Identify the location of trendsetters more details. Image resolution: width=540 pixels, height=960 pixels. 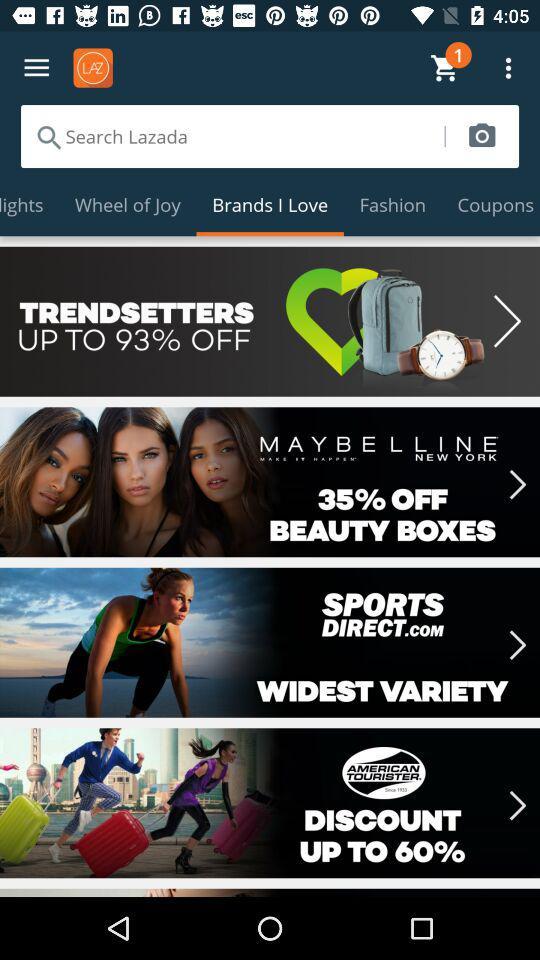
(270, 321).